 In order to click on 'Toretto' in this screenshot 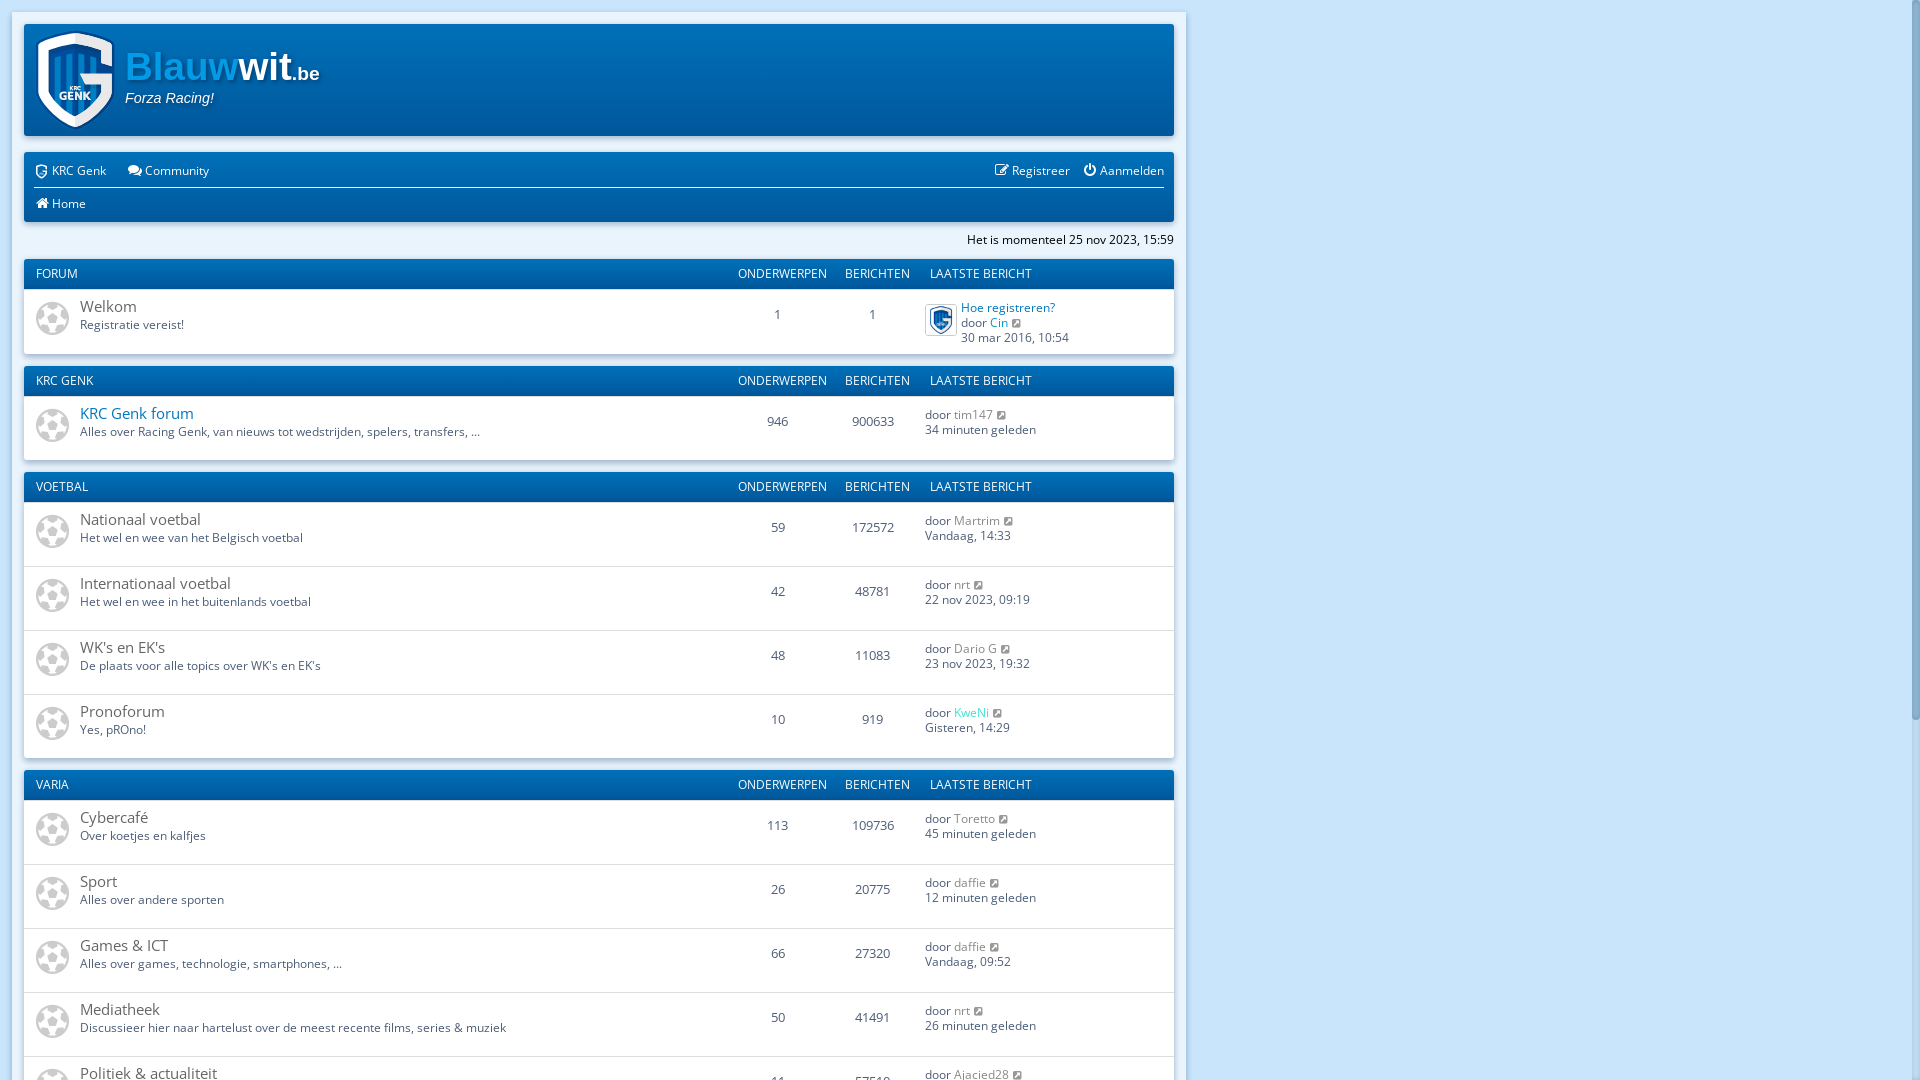, I will do `click(953, 818)`.